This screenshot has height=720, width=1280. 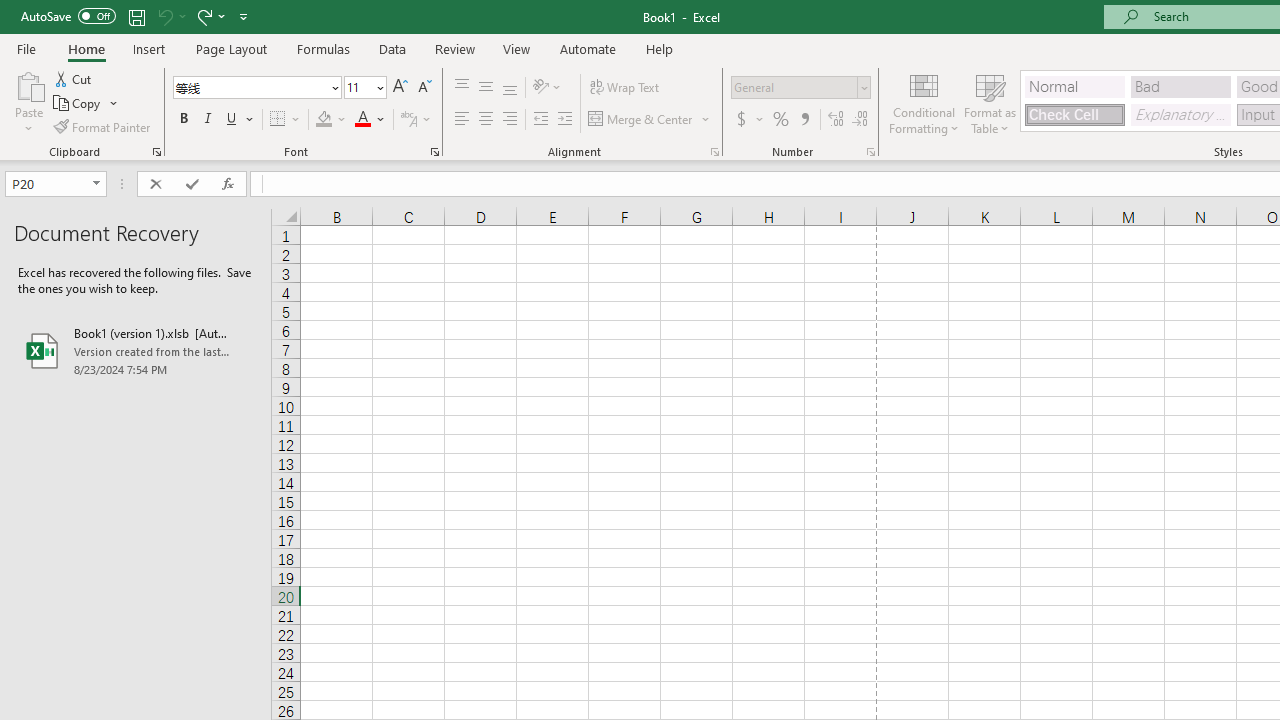 I want to click on 'Conditional Formatting', so click(x=923, y=103).